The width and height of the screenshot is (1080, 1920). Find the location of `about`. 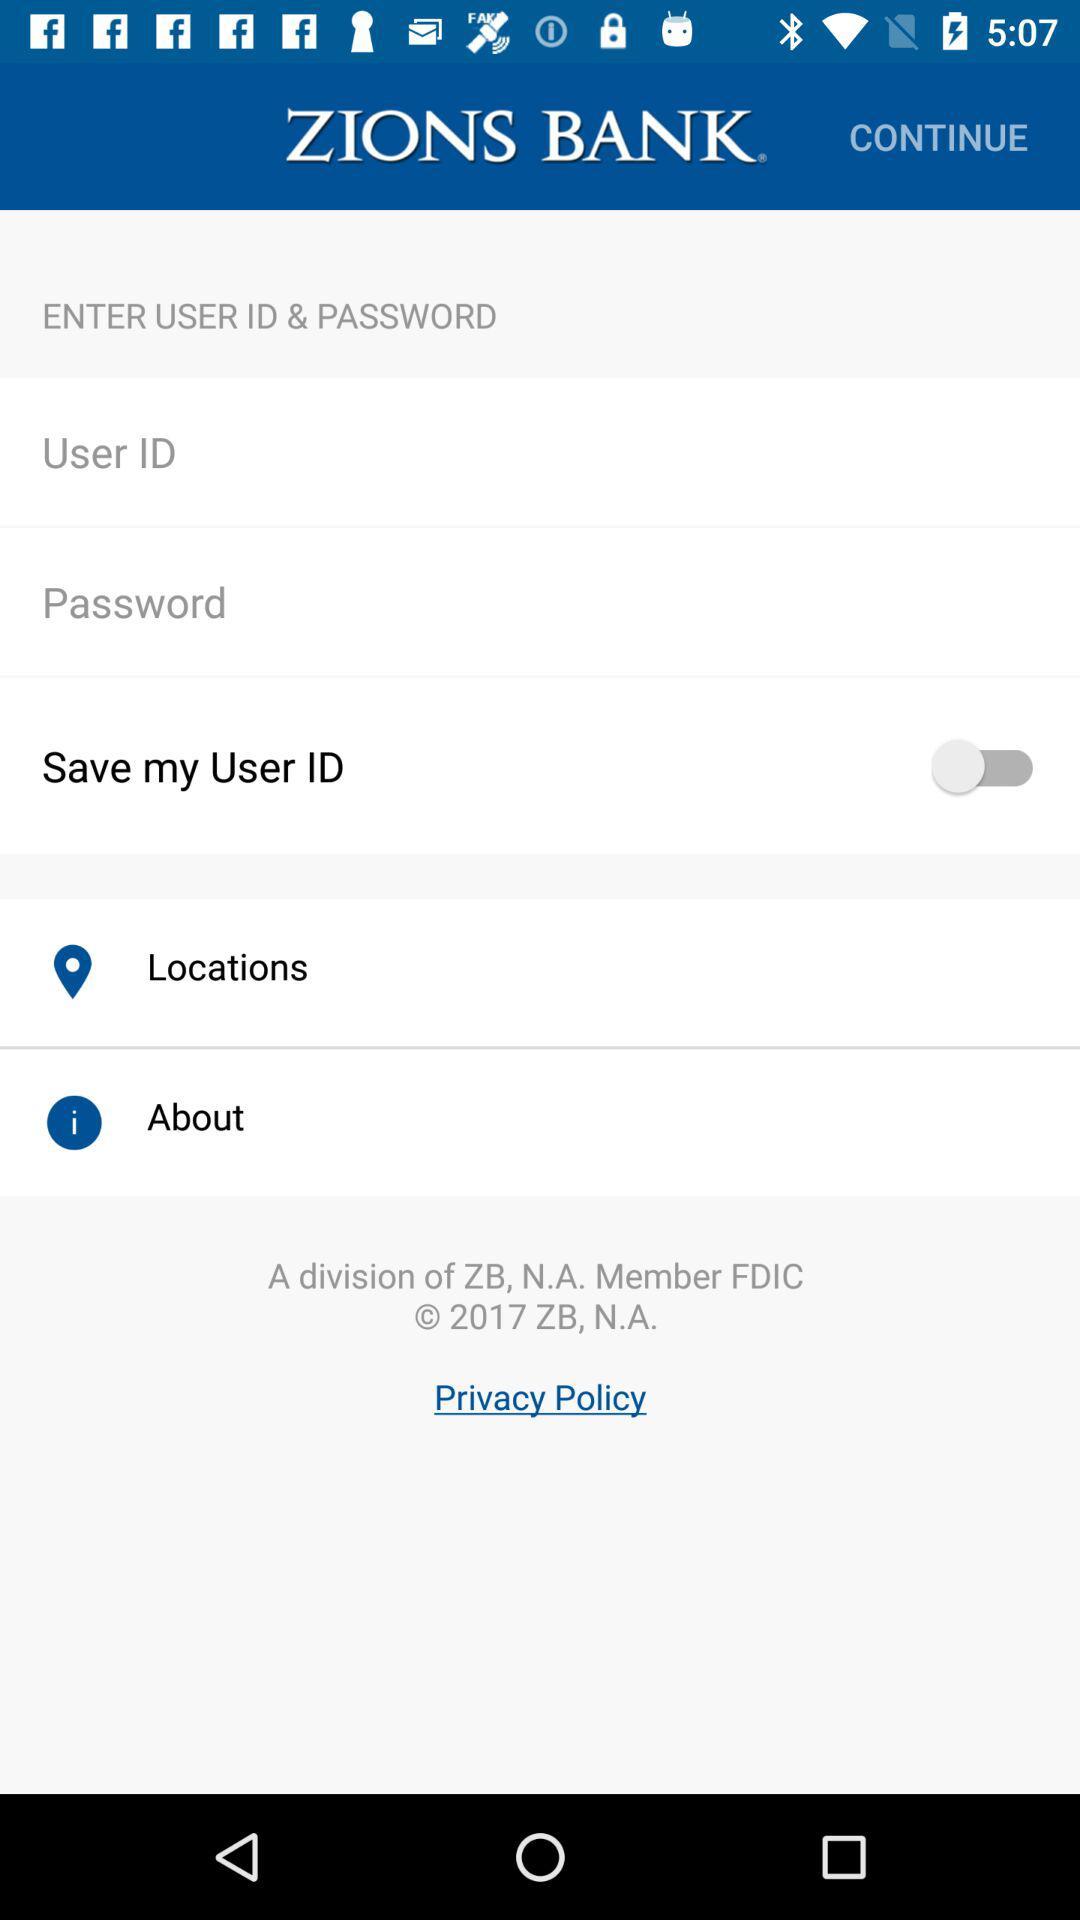

about is located at coordinates (173, 1115).